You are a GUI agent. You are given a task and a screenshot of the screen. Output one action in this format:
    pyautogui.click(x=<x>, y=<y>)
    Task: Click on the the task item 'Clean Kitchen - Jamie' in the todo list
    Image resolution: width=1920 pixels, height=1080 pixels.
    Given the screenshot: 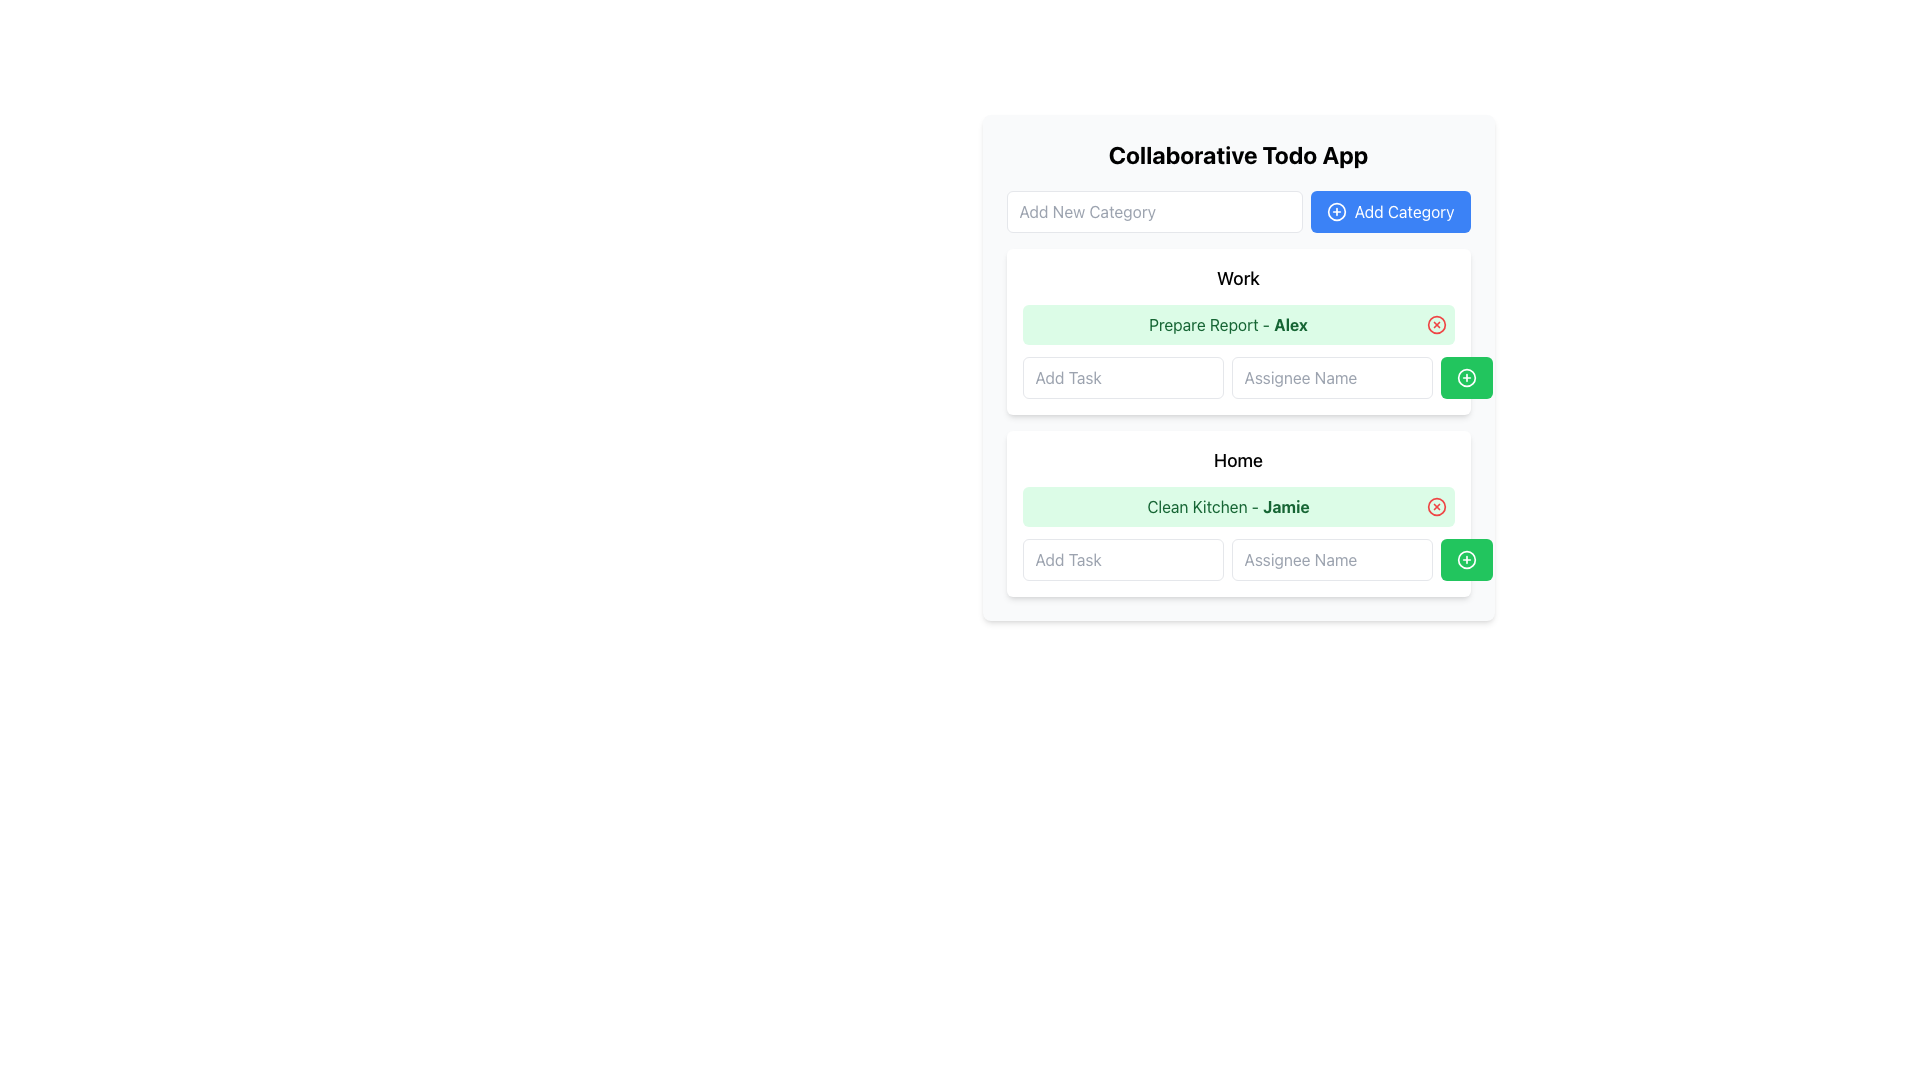 What is the action you would take?
    pyautogui.click(x=1237, y=505)
    